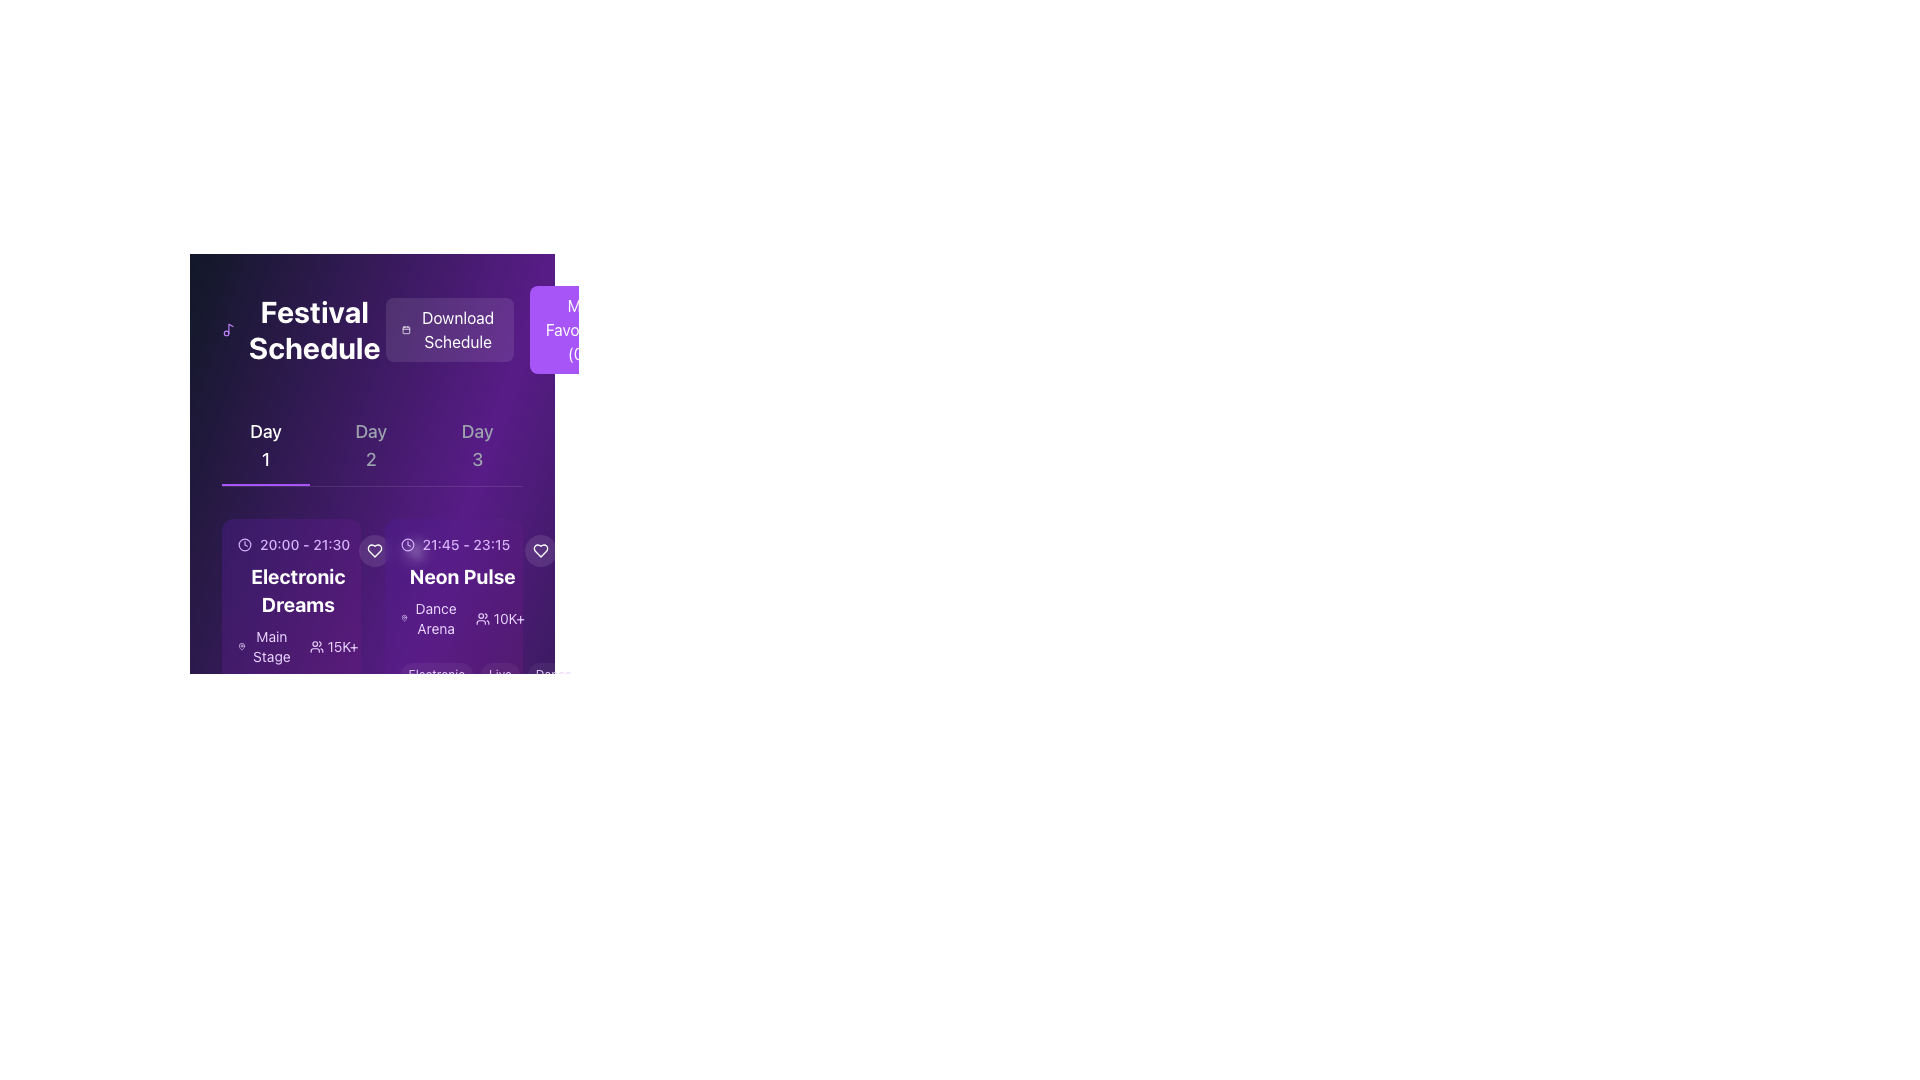 This screenshot has width=1920, height=1080. What do you see at coordinates (372, 445) in the screenshot?
I see `the 'Day 2' label in the horizontal layout of schedule tabs` at bounding box center [372, 445].